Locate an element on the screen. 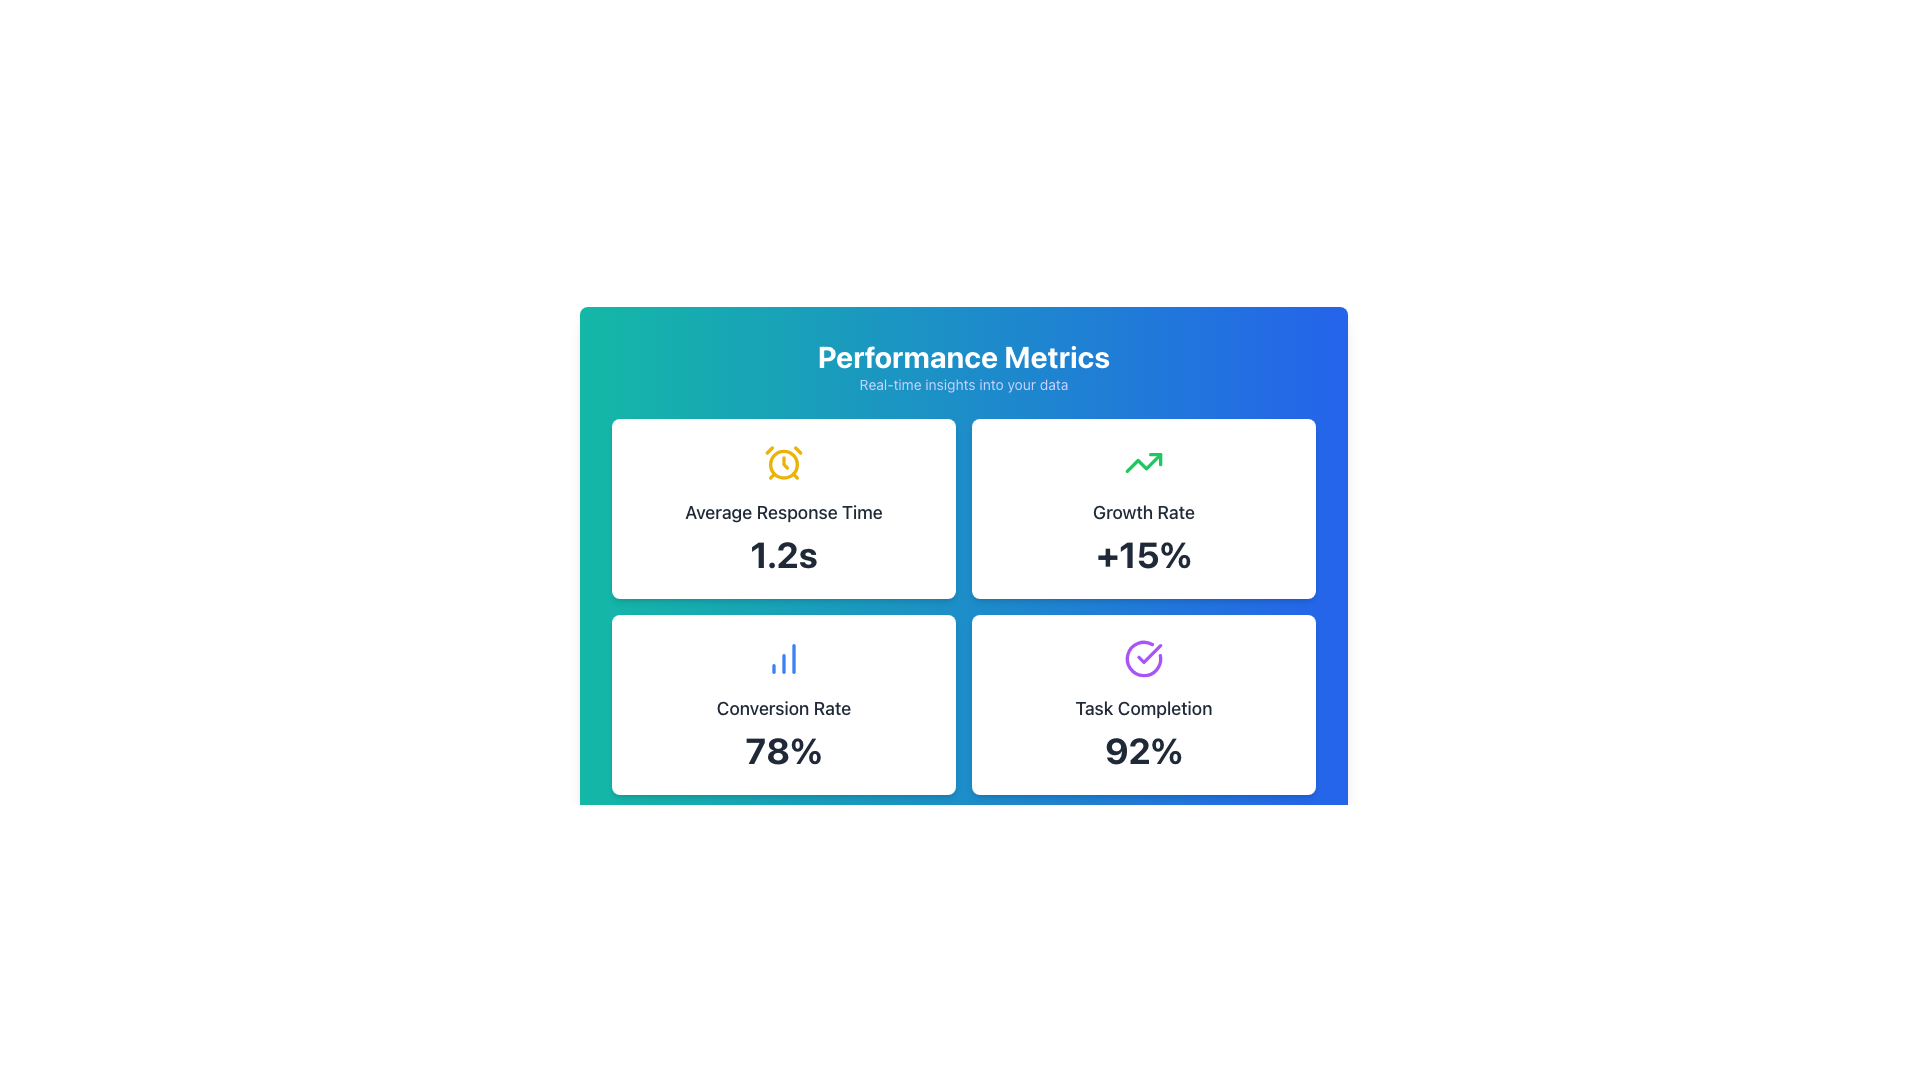 This screenshot has height=1080, width=1920. the upward progress line graph styled icon, which is a bold green arrow pointing upward to the right, located in the 'Growth Rate' box above the 'Growth Rate' and '+15%' texts is located at coordinates (1143, 462).